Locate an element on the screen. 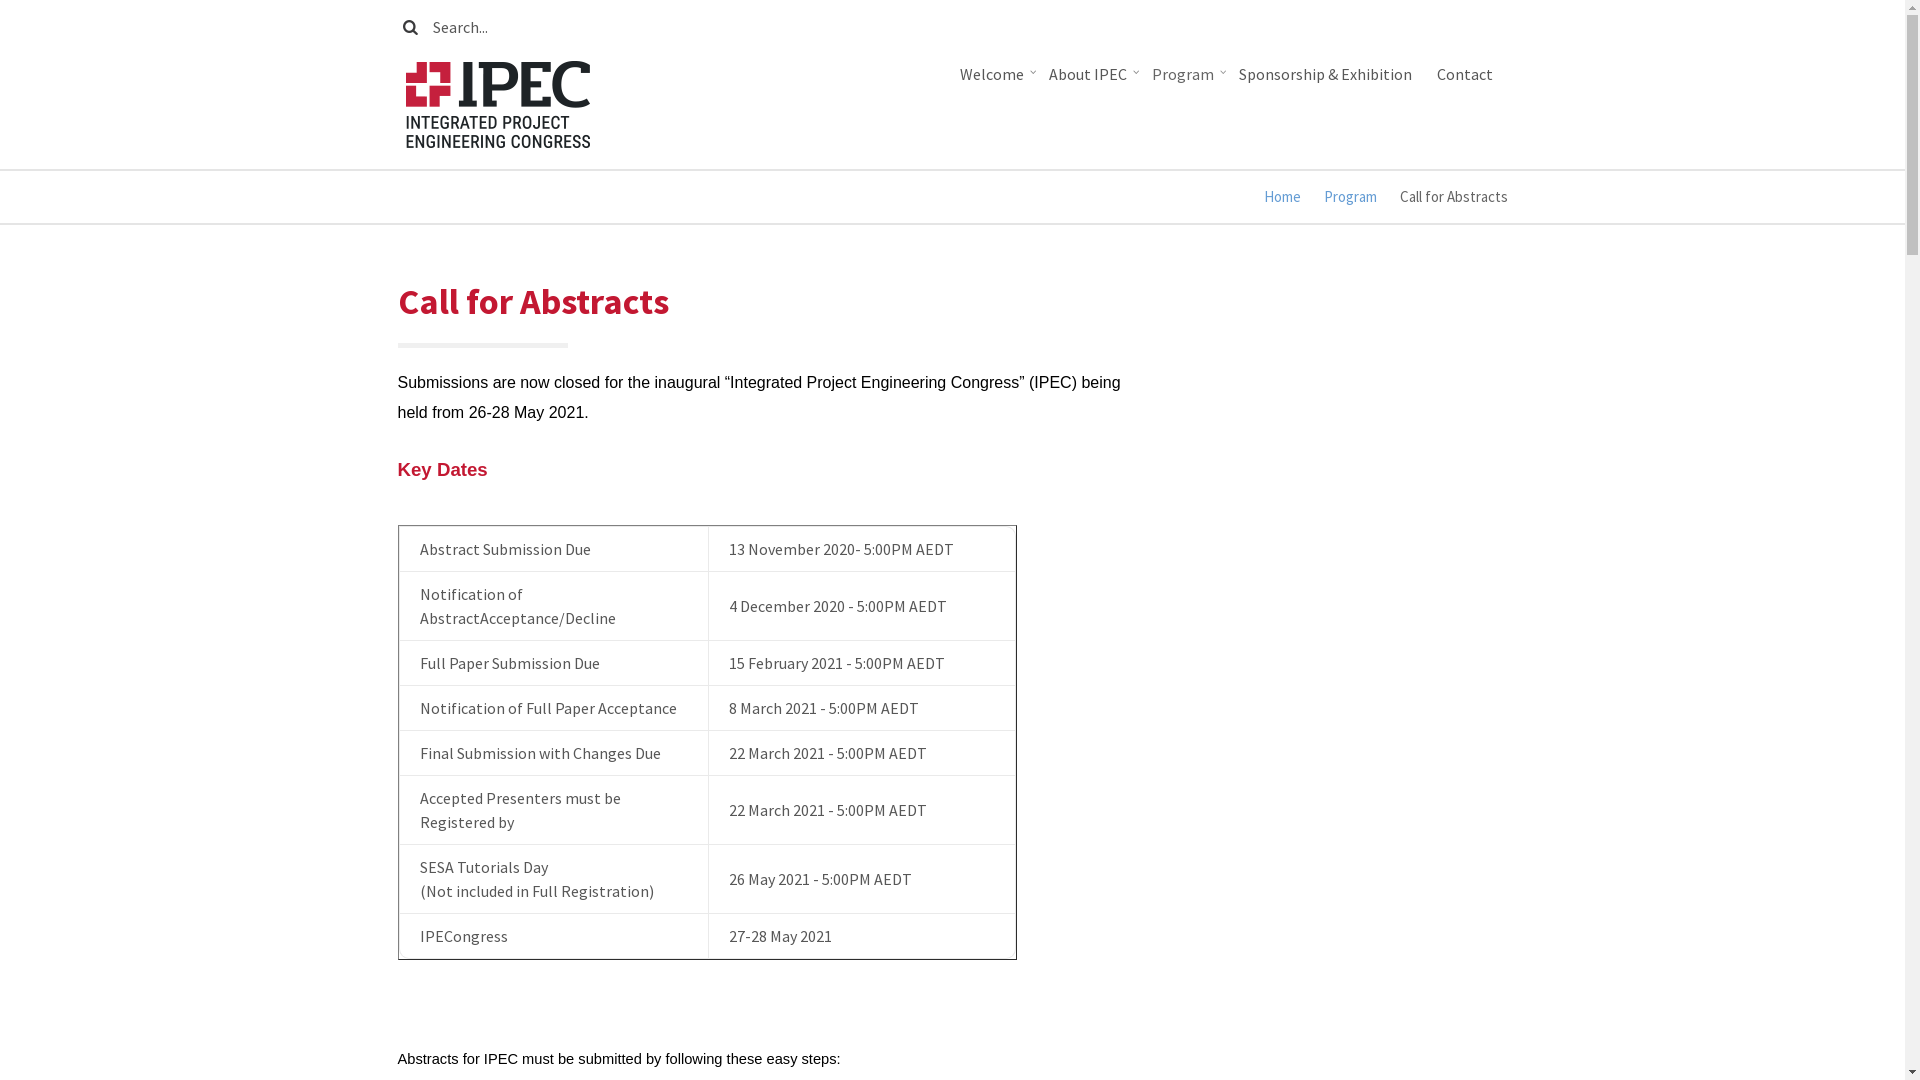  'Search' is located at coordinates (416, 27).